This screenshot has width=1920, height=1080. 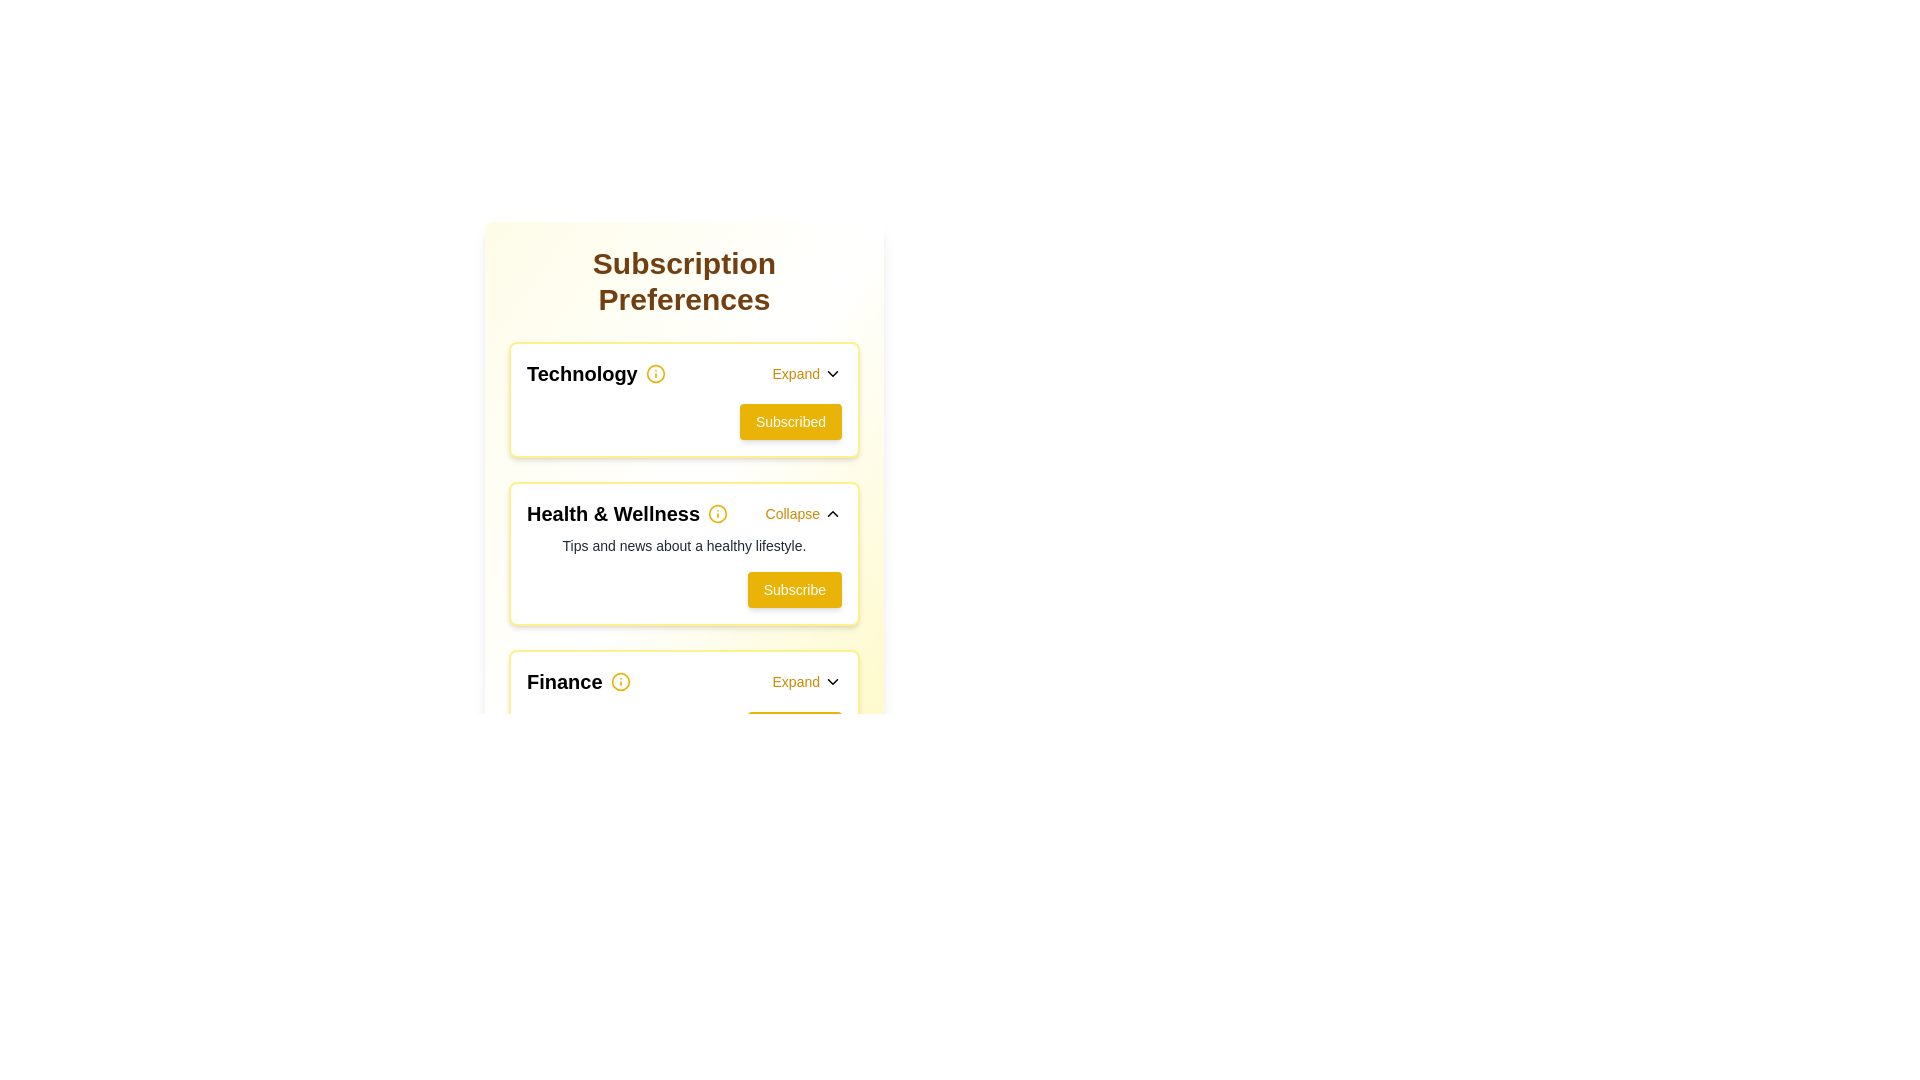 I want to click on the yellow 'Subscribe' button with rounded corners located in the bottom right corner of the 'Health & Wellness' section, so click(x=793, y=589).